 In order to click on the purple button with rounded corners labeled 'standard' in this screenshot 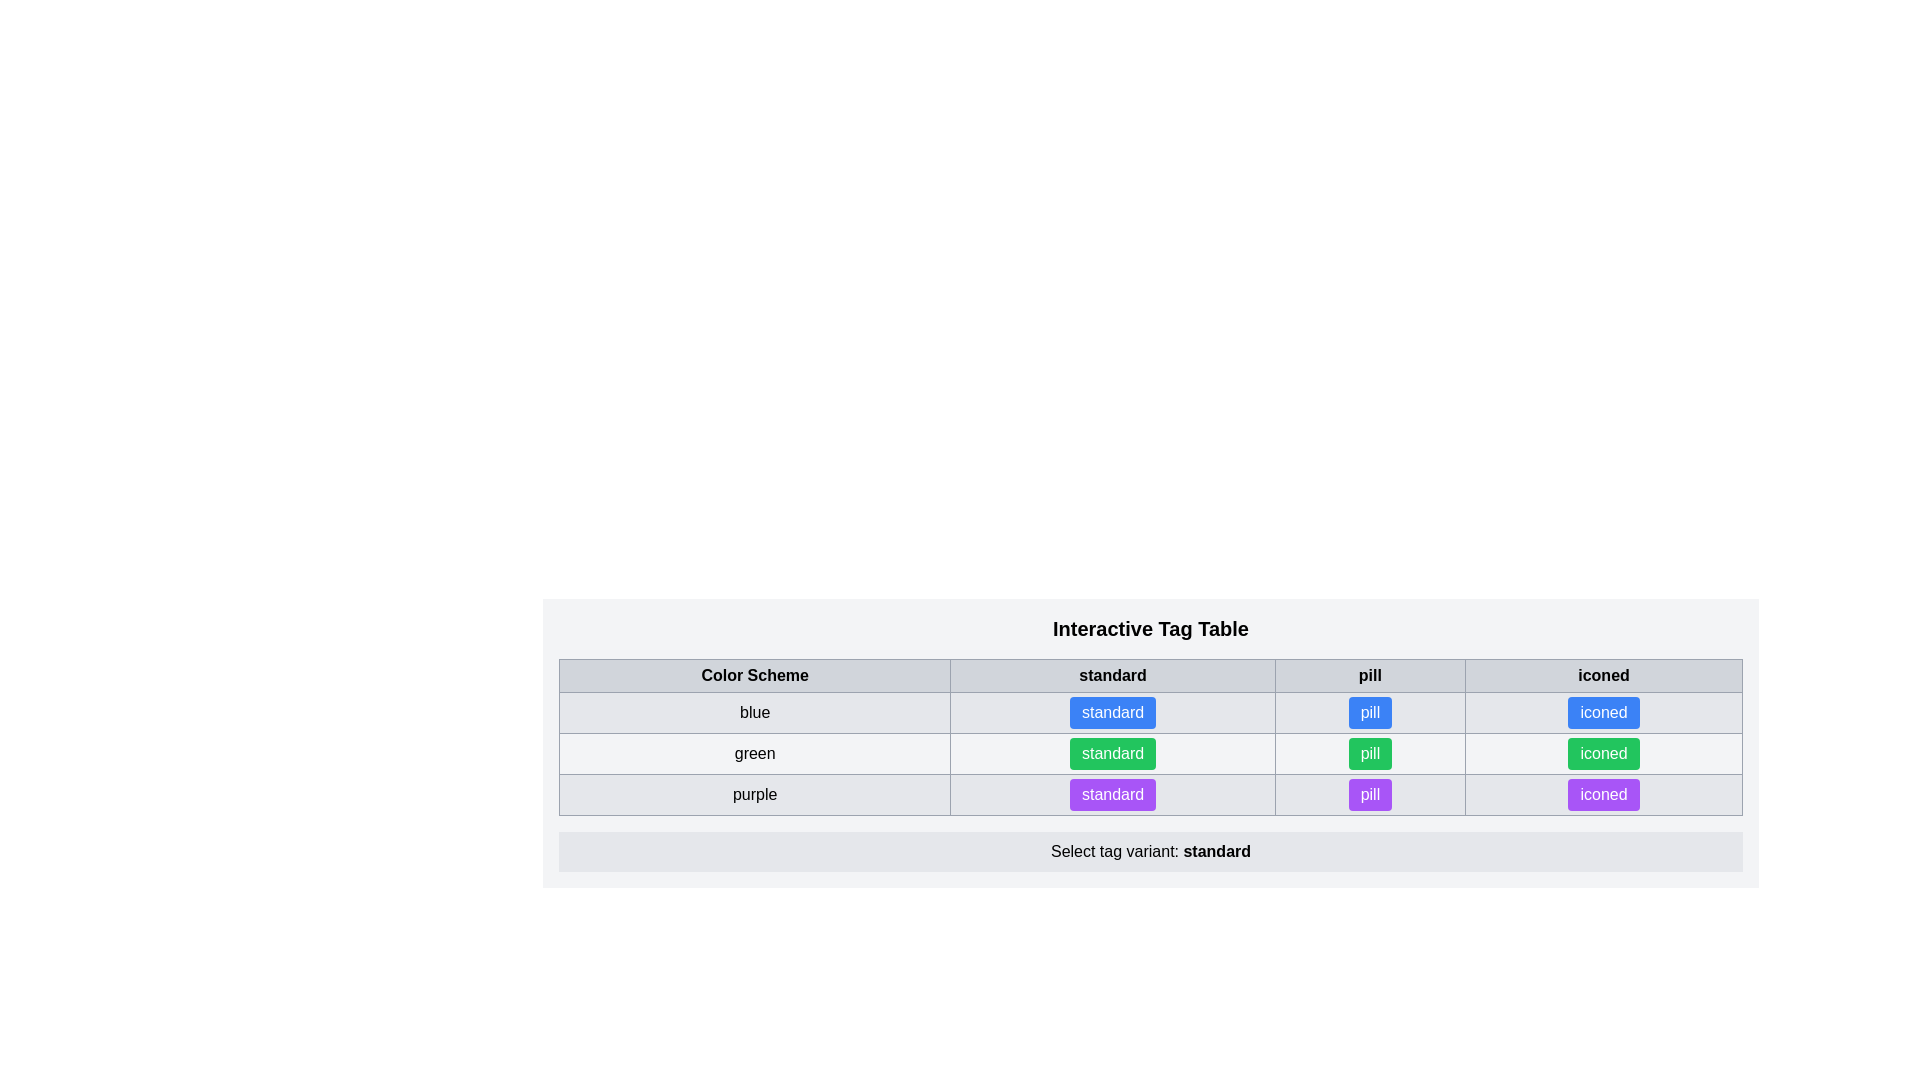, I will do `click(1112, 793)`.